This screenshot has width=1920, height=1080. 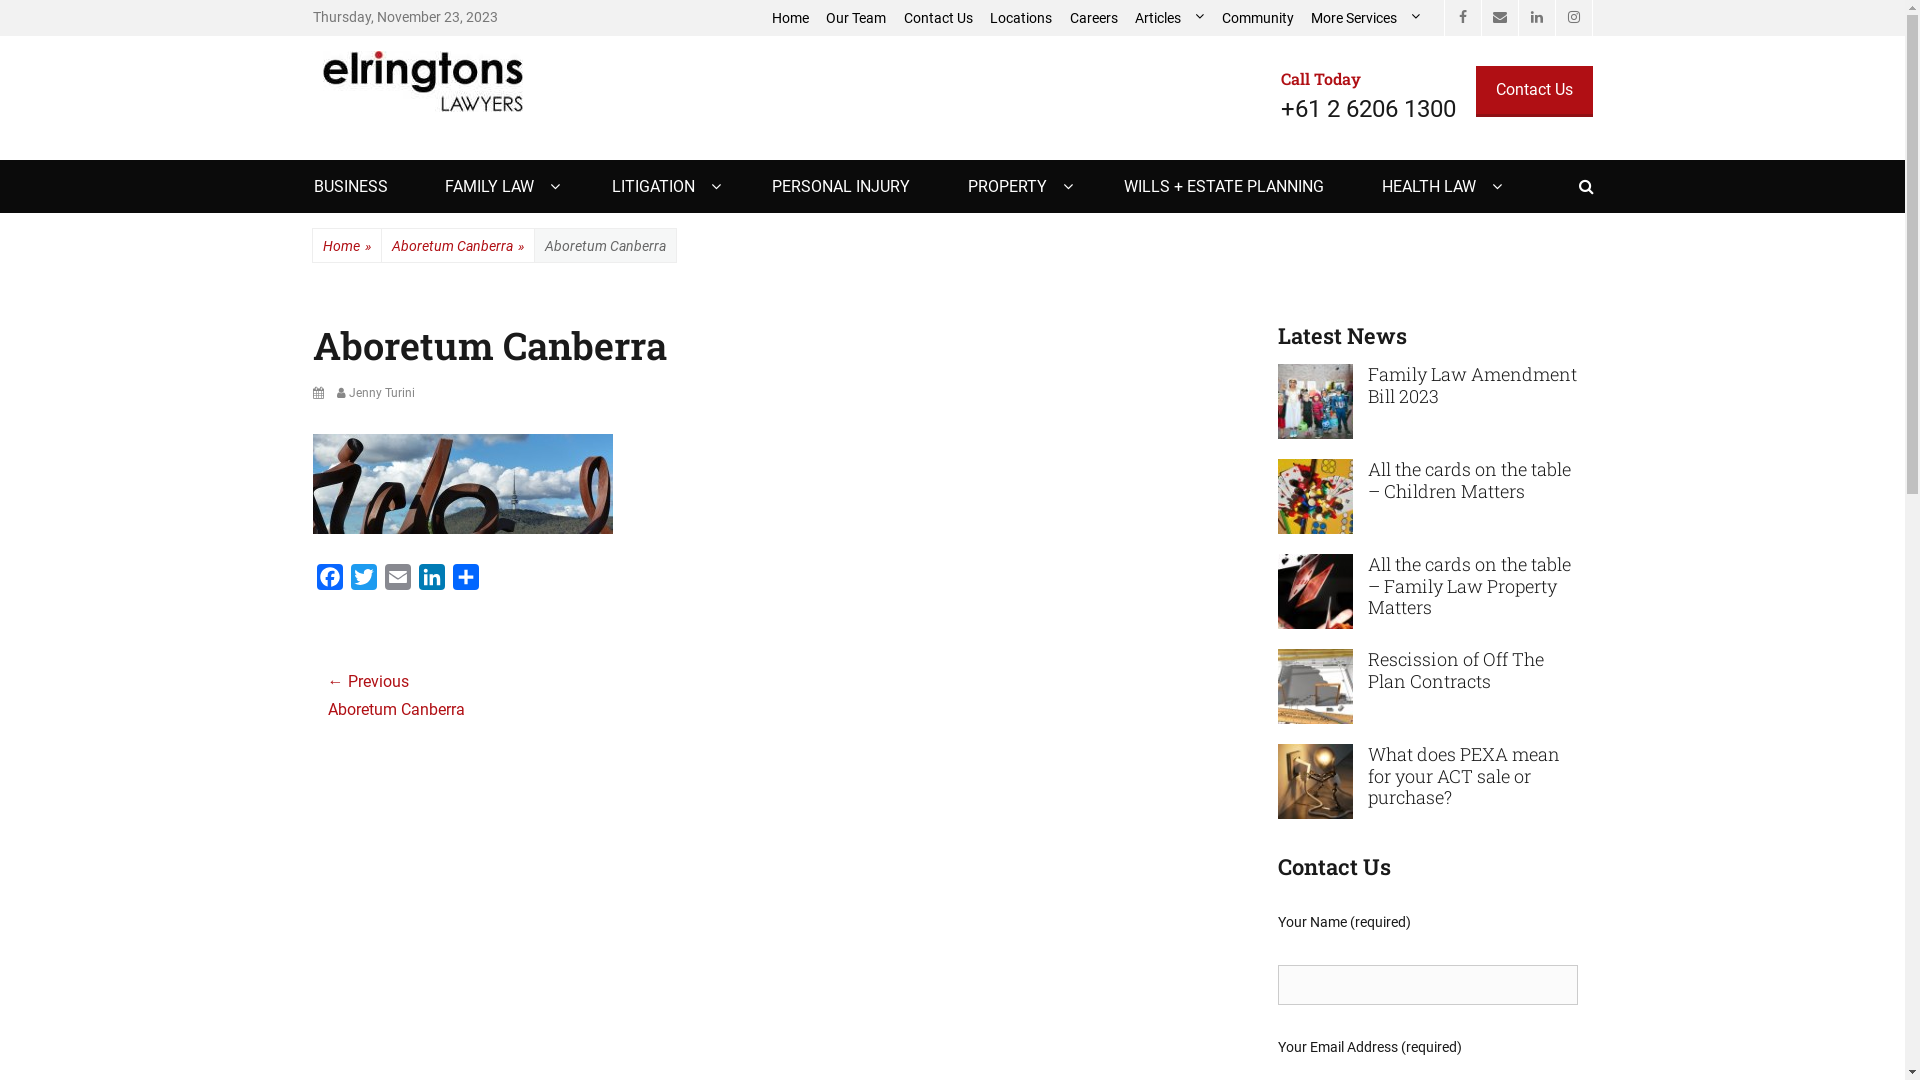 I want to click on 'HEALTH LAW', so click(x=1438, y=186).